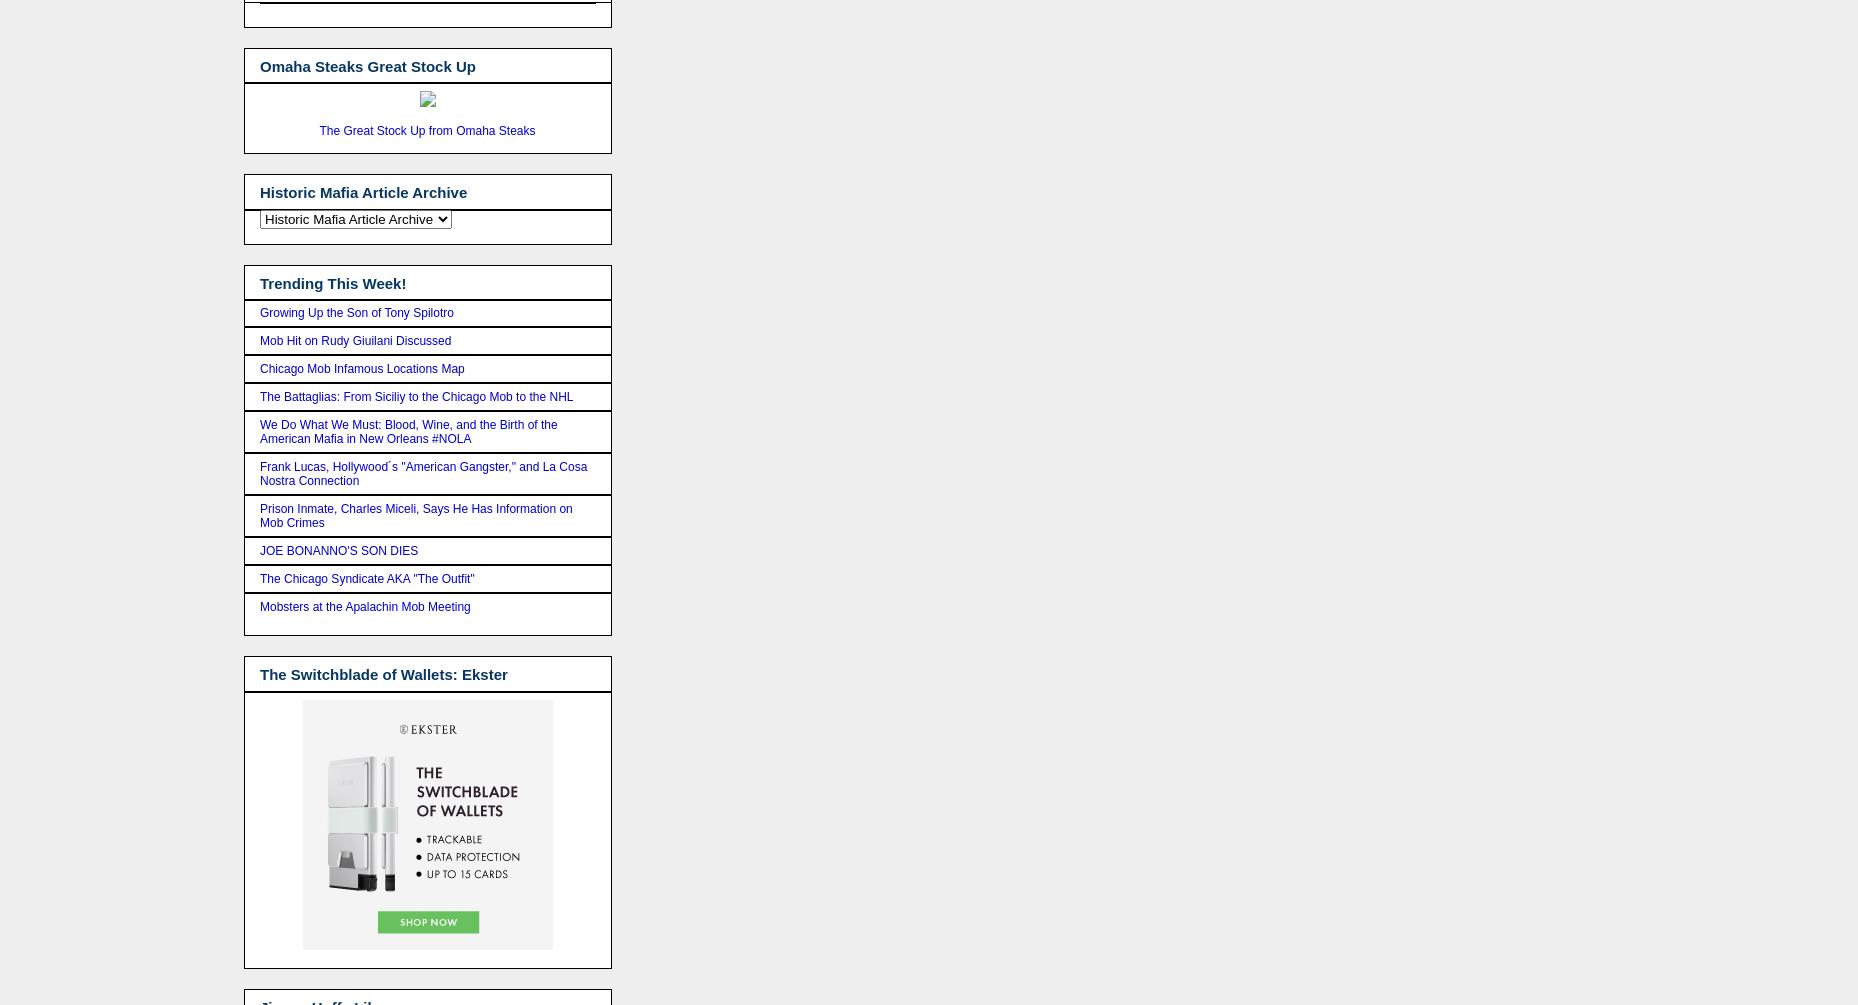 The width and height of the screenshot is (1858, 1005). What do you see at coordinates (382, 674) in the screenshot?
I see `'The Switchblade of Wallets: Ekster'` at bounding box center [382, 674].